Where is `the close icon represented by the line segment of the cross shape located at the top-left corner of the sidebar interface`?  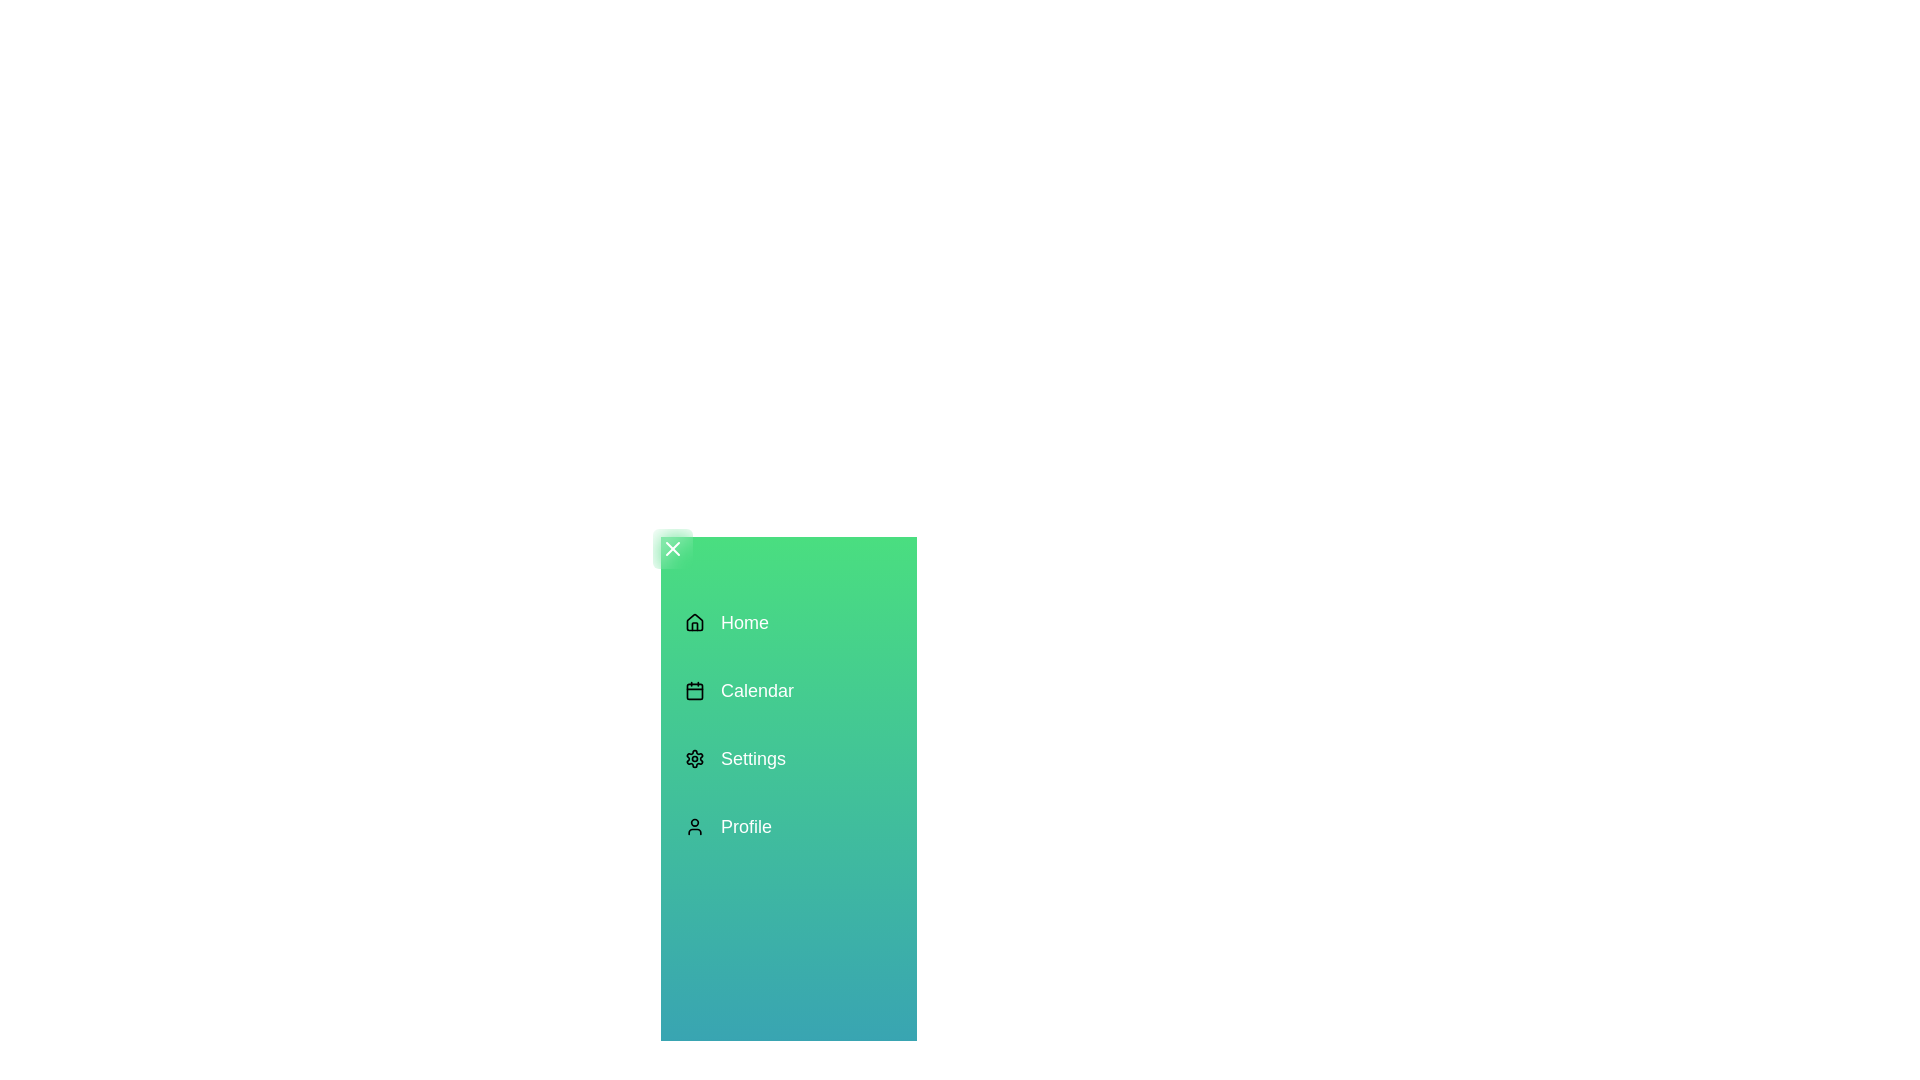 the close icon represented by the line segment of the cross shape located at the top-left corner of the sidebar interface is located at coordinates (672, 548).